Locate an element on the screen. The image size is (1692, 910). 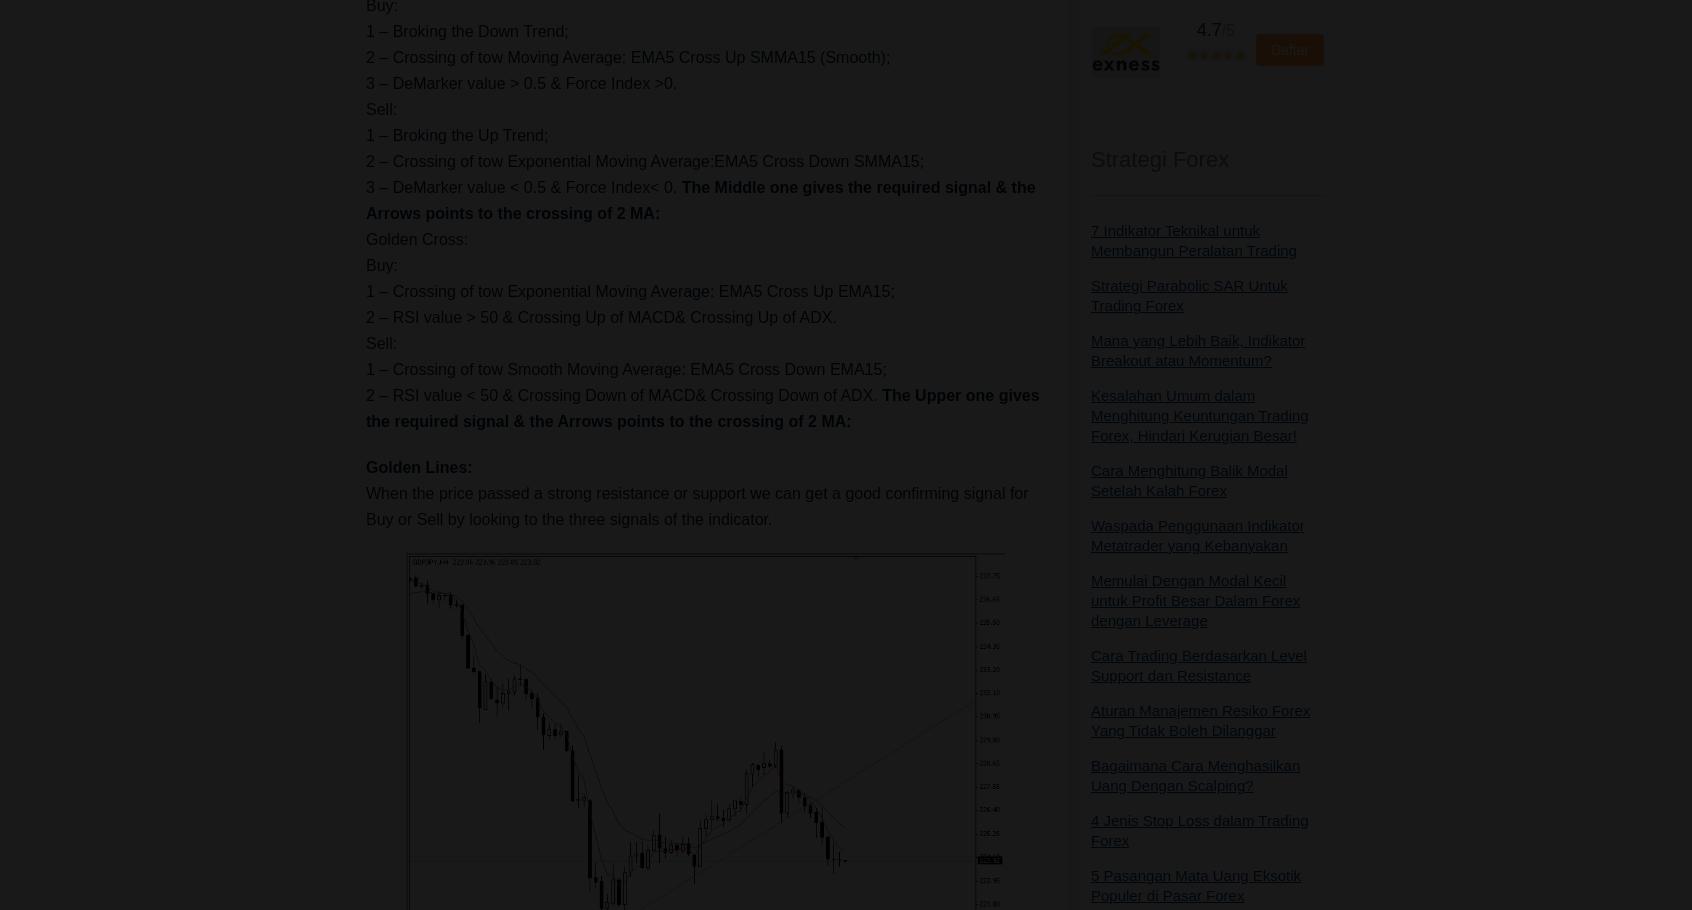
'1 – Broking the Up Trend;' is located at coordinates (456, 134).